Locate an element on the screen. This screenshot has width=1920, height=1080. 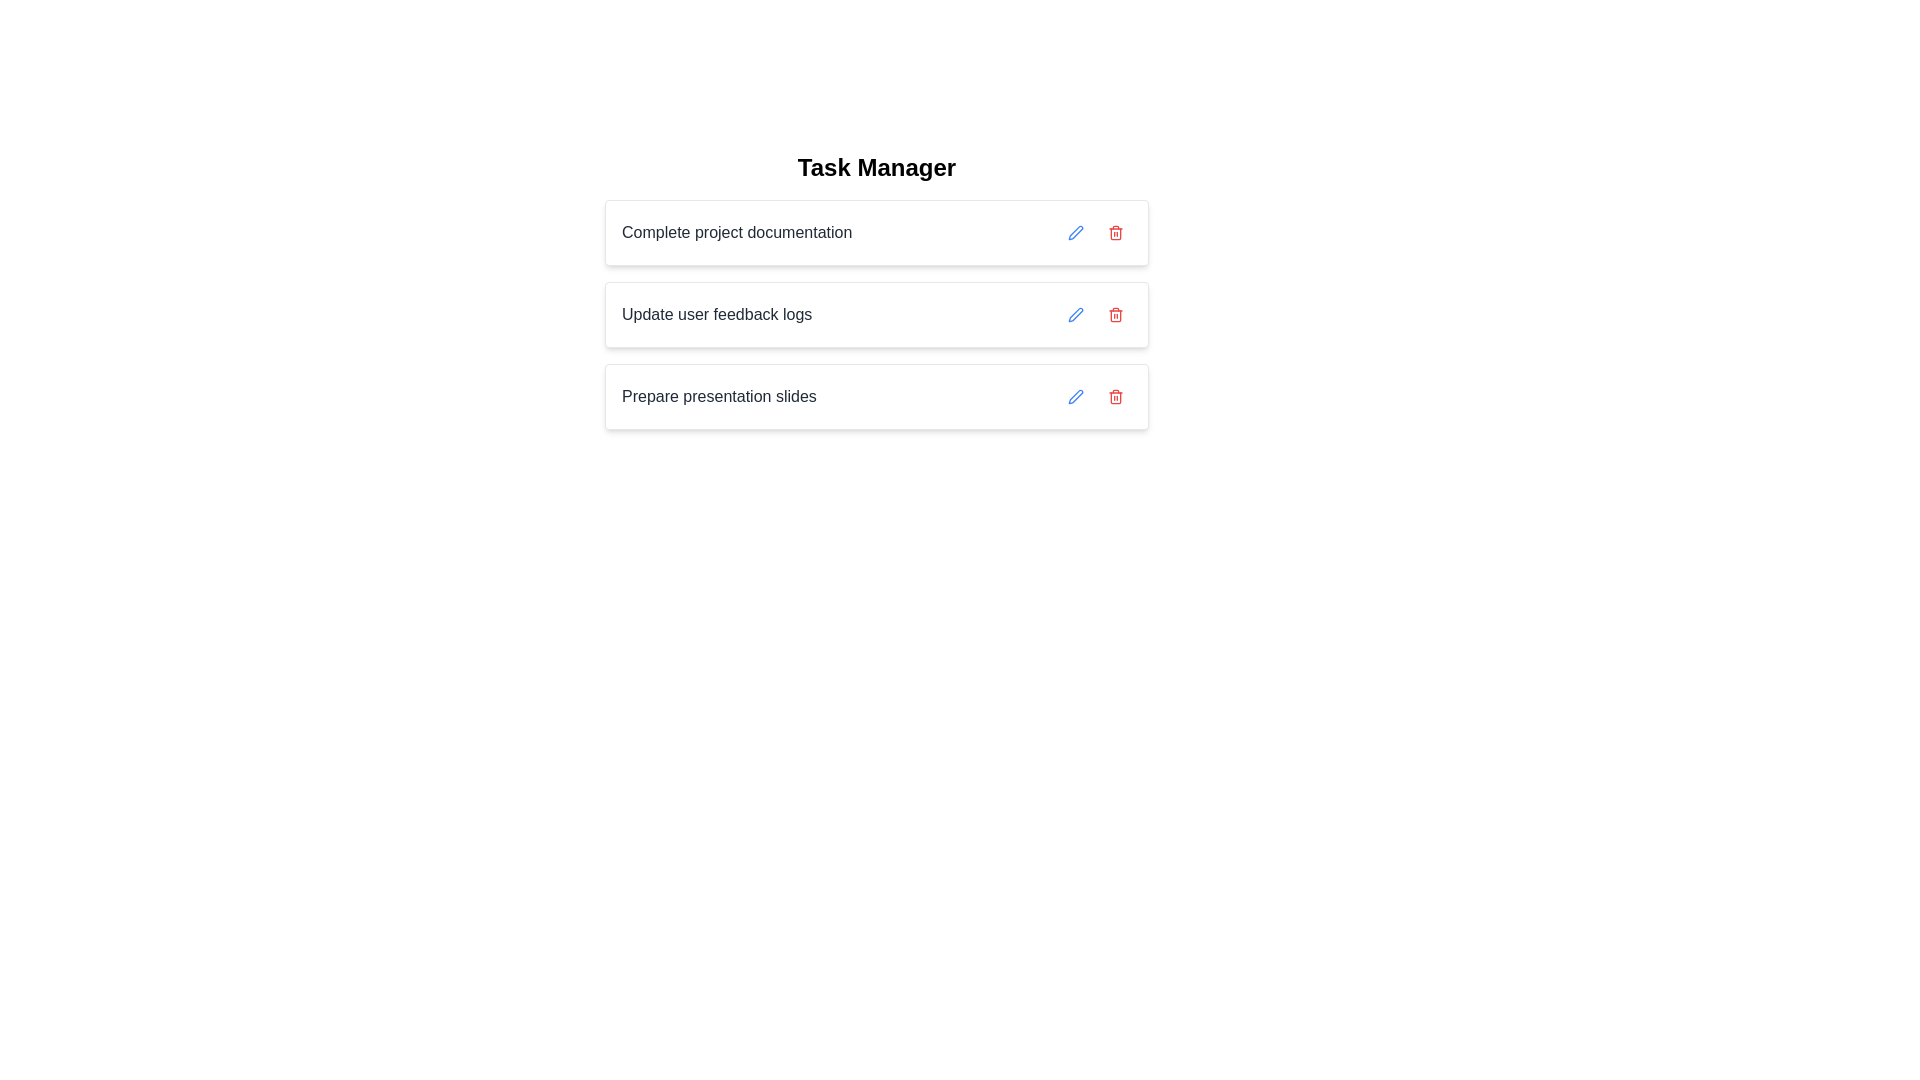
the text element displaying 'Complete project documentation', located at the left side of the first task row under the 'Task Manager' title is located at coordinates (736, 231).